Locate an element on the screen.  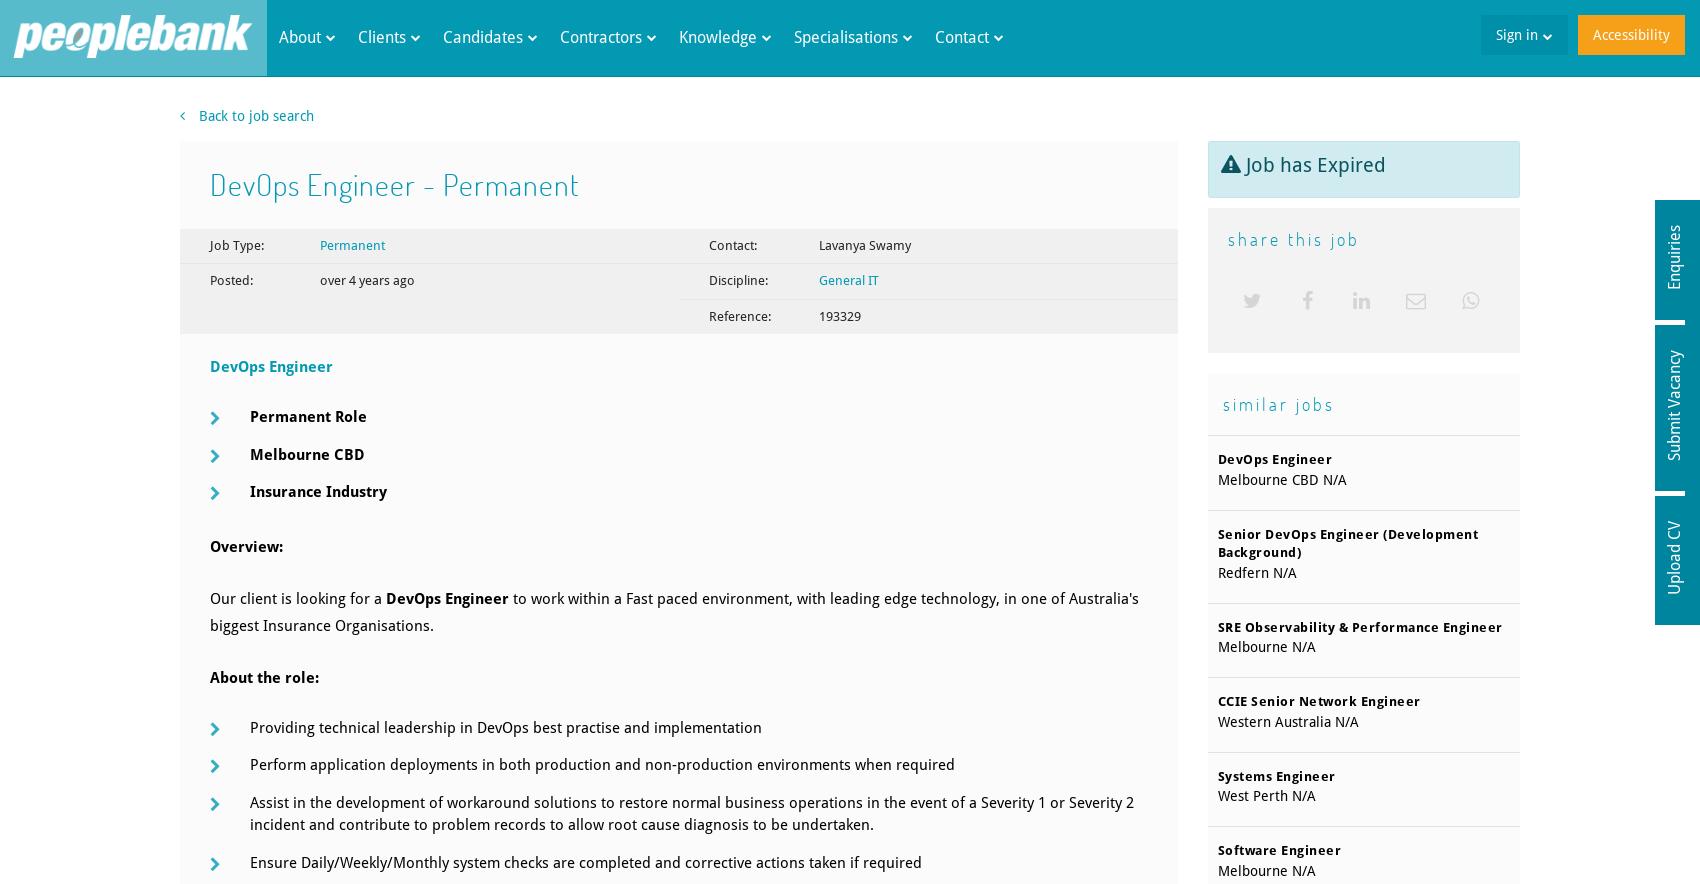
'Accessibility' is located at coordinates (1630, 35).